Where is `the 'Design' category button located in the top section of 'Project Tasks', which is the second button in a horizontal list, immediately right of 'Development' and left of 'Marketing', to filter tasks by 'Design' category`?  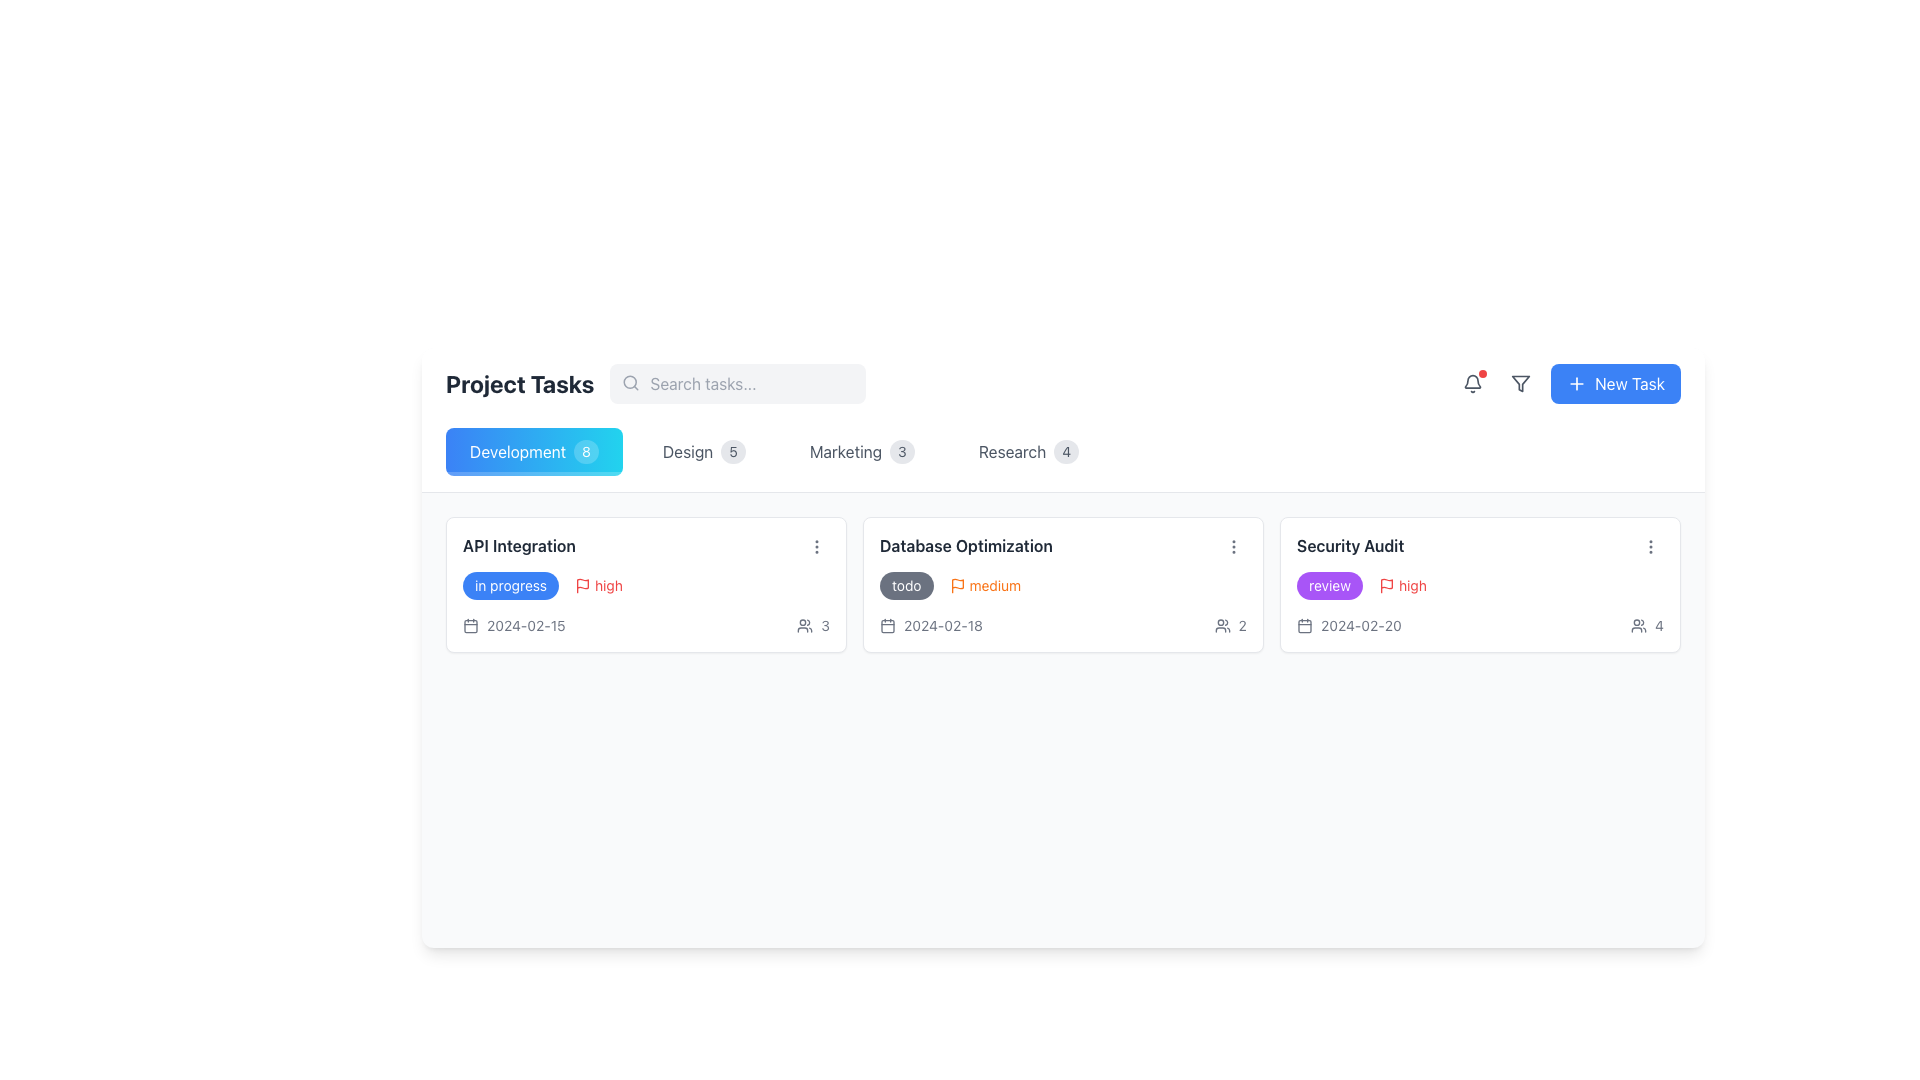
the 'Design' category button located in the top section of 'Project Tasks', which is the second button in a horizontal list, immediately right of 'Development' and left of 'Marketing', to filter tasks by 'Design' category is located at coordinates (704, 451).